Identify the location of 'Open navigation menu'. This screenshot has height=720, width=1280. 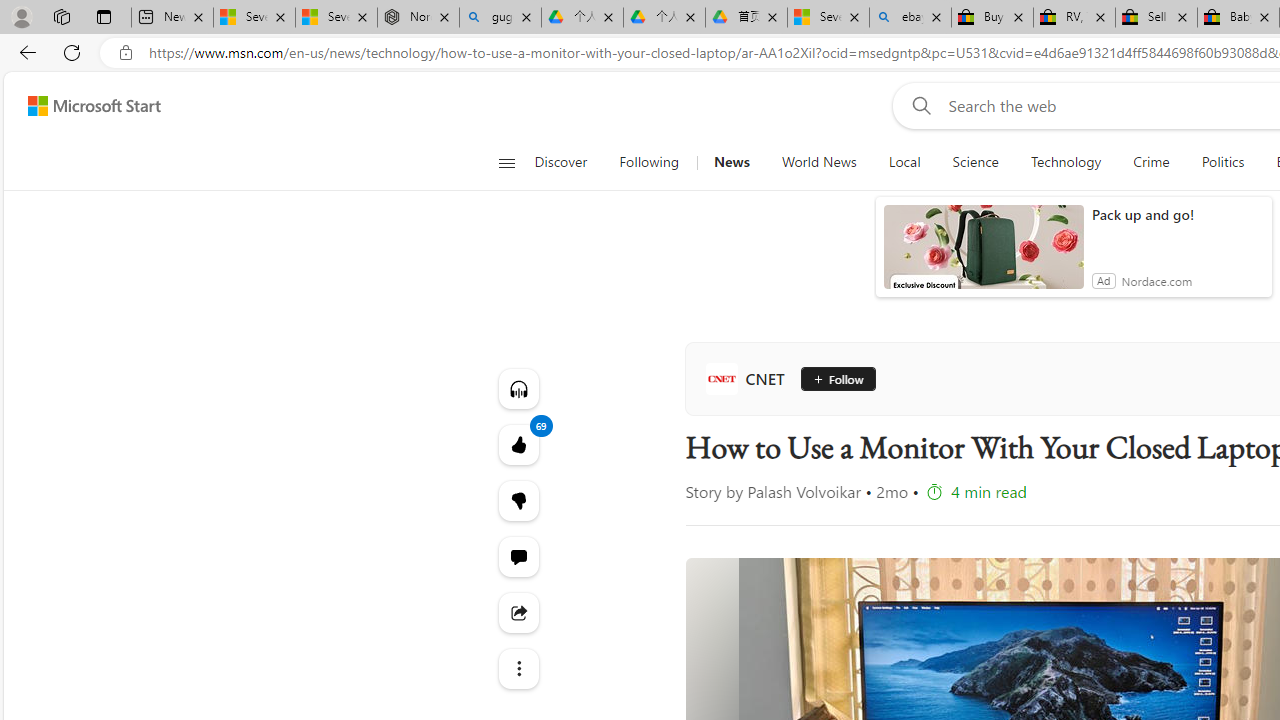
(506, 162).